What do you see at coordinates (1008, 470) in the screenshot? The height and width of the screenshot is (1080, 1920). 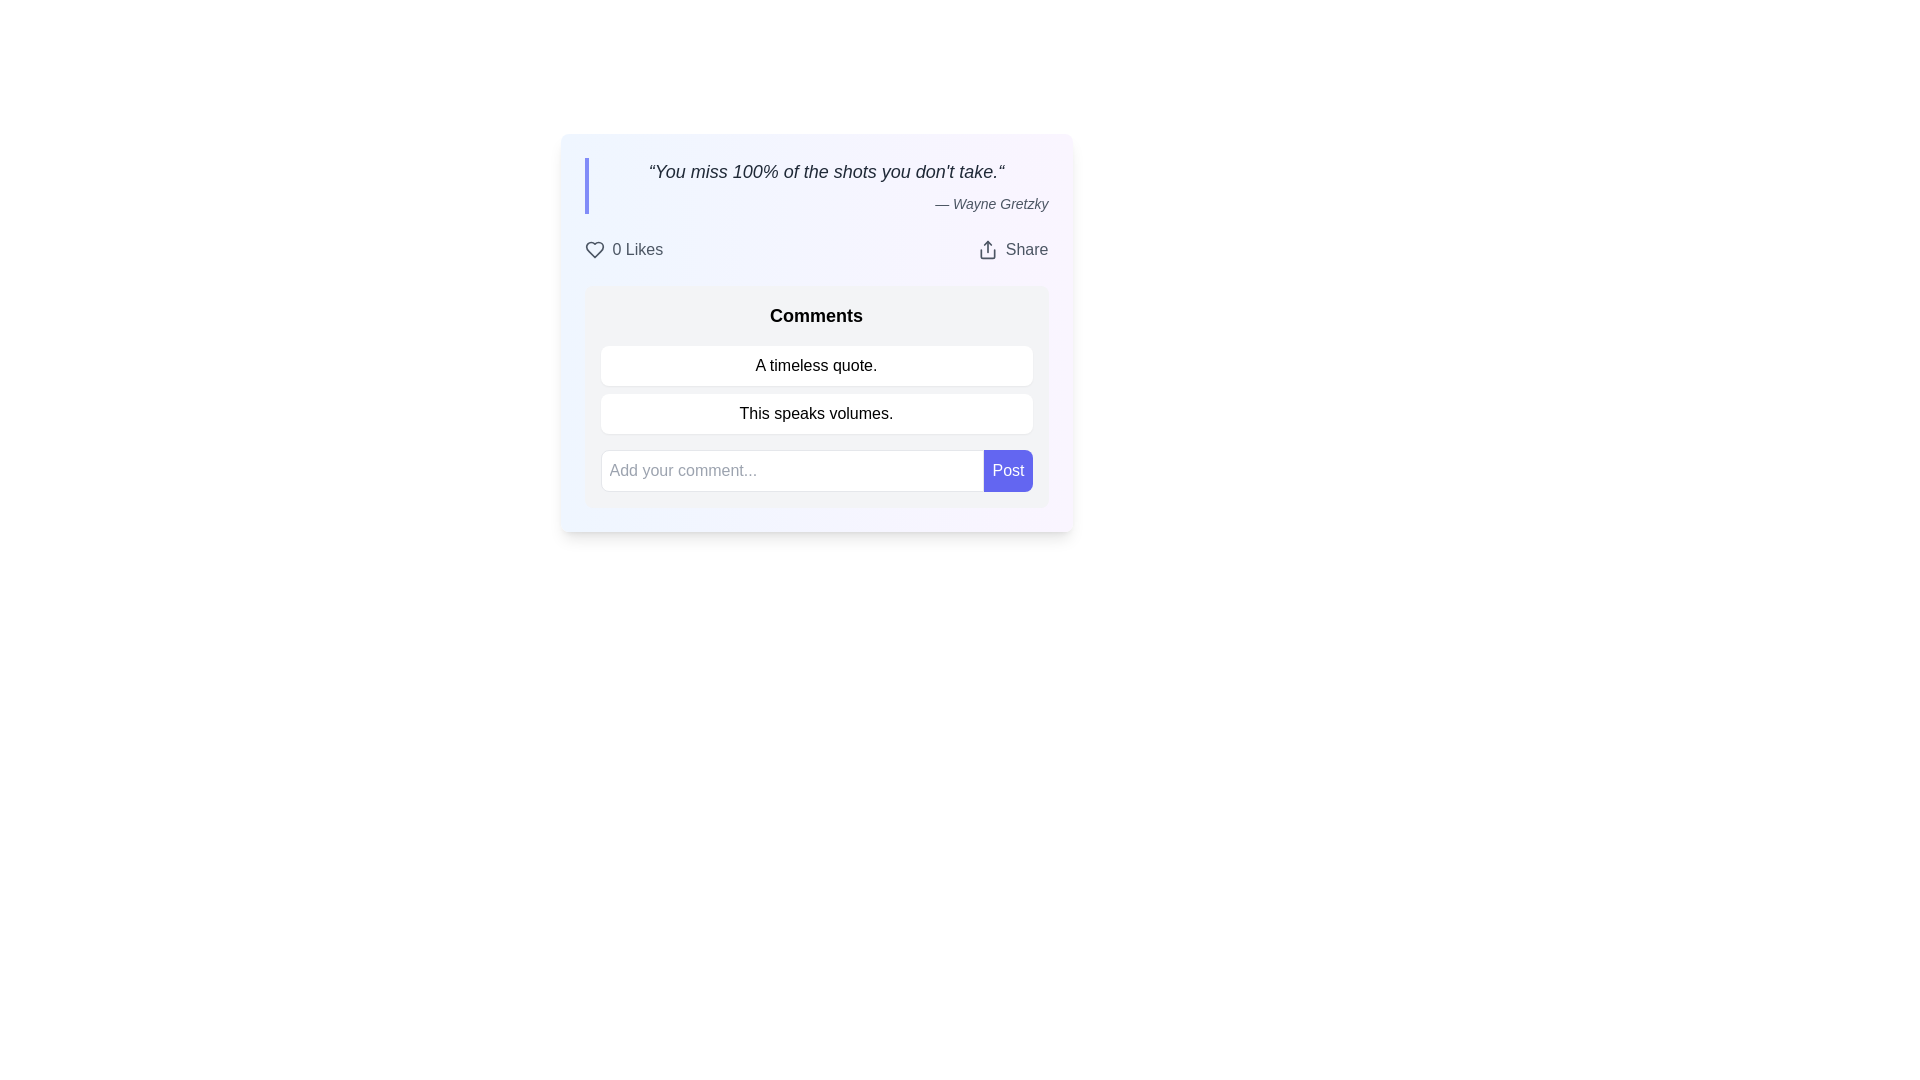 I see `the submit button located to the right of the 'Add your comment...' text field` at bounding box center [1008, 470].